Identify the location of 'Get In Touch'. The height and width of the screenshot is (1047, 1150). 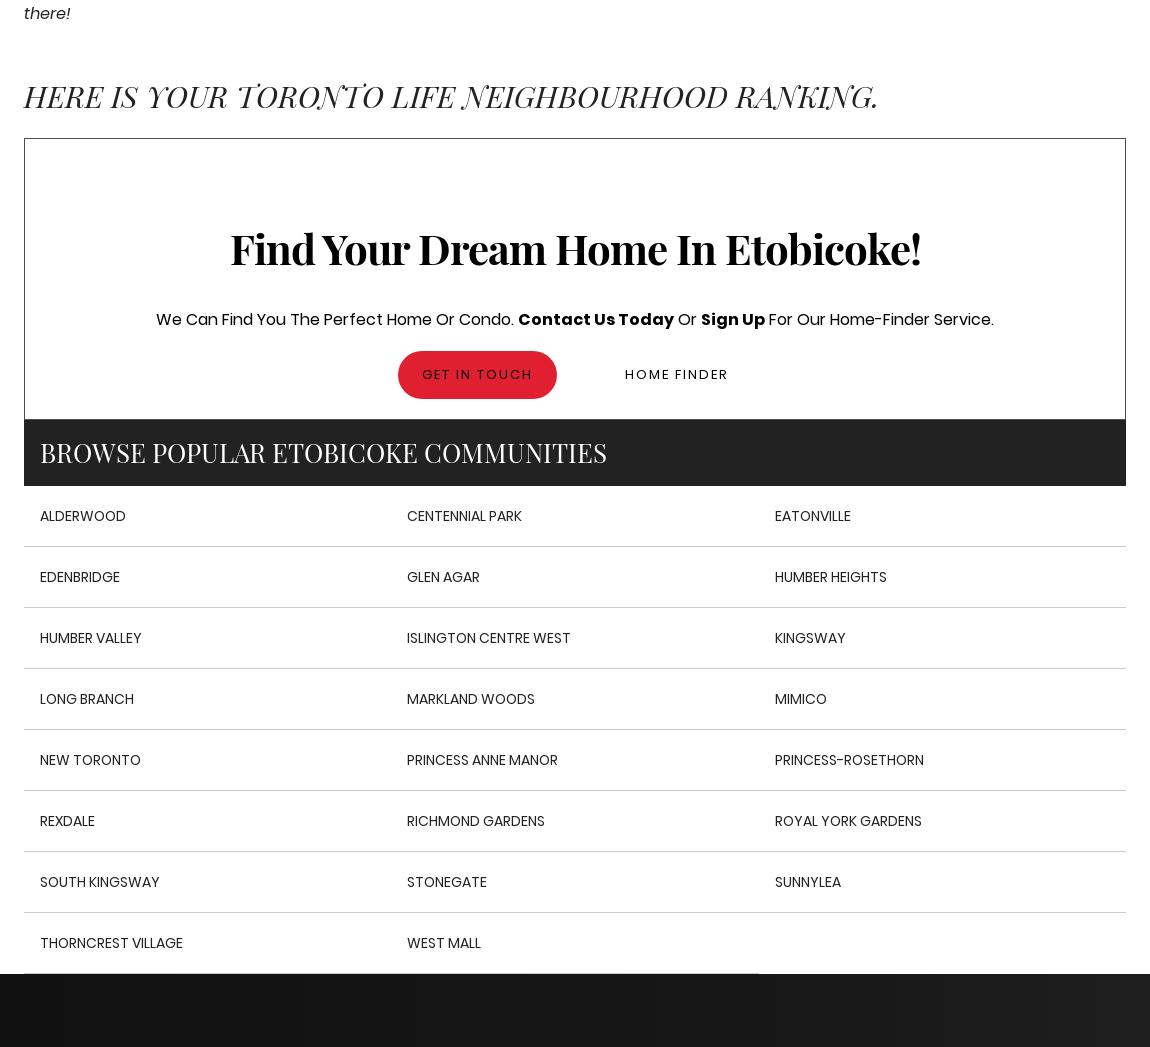
(476, 374).